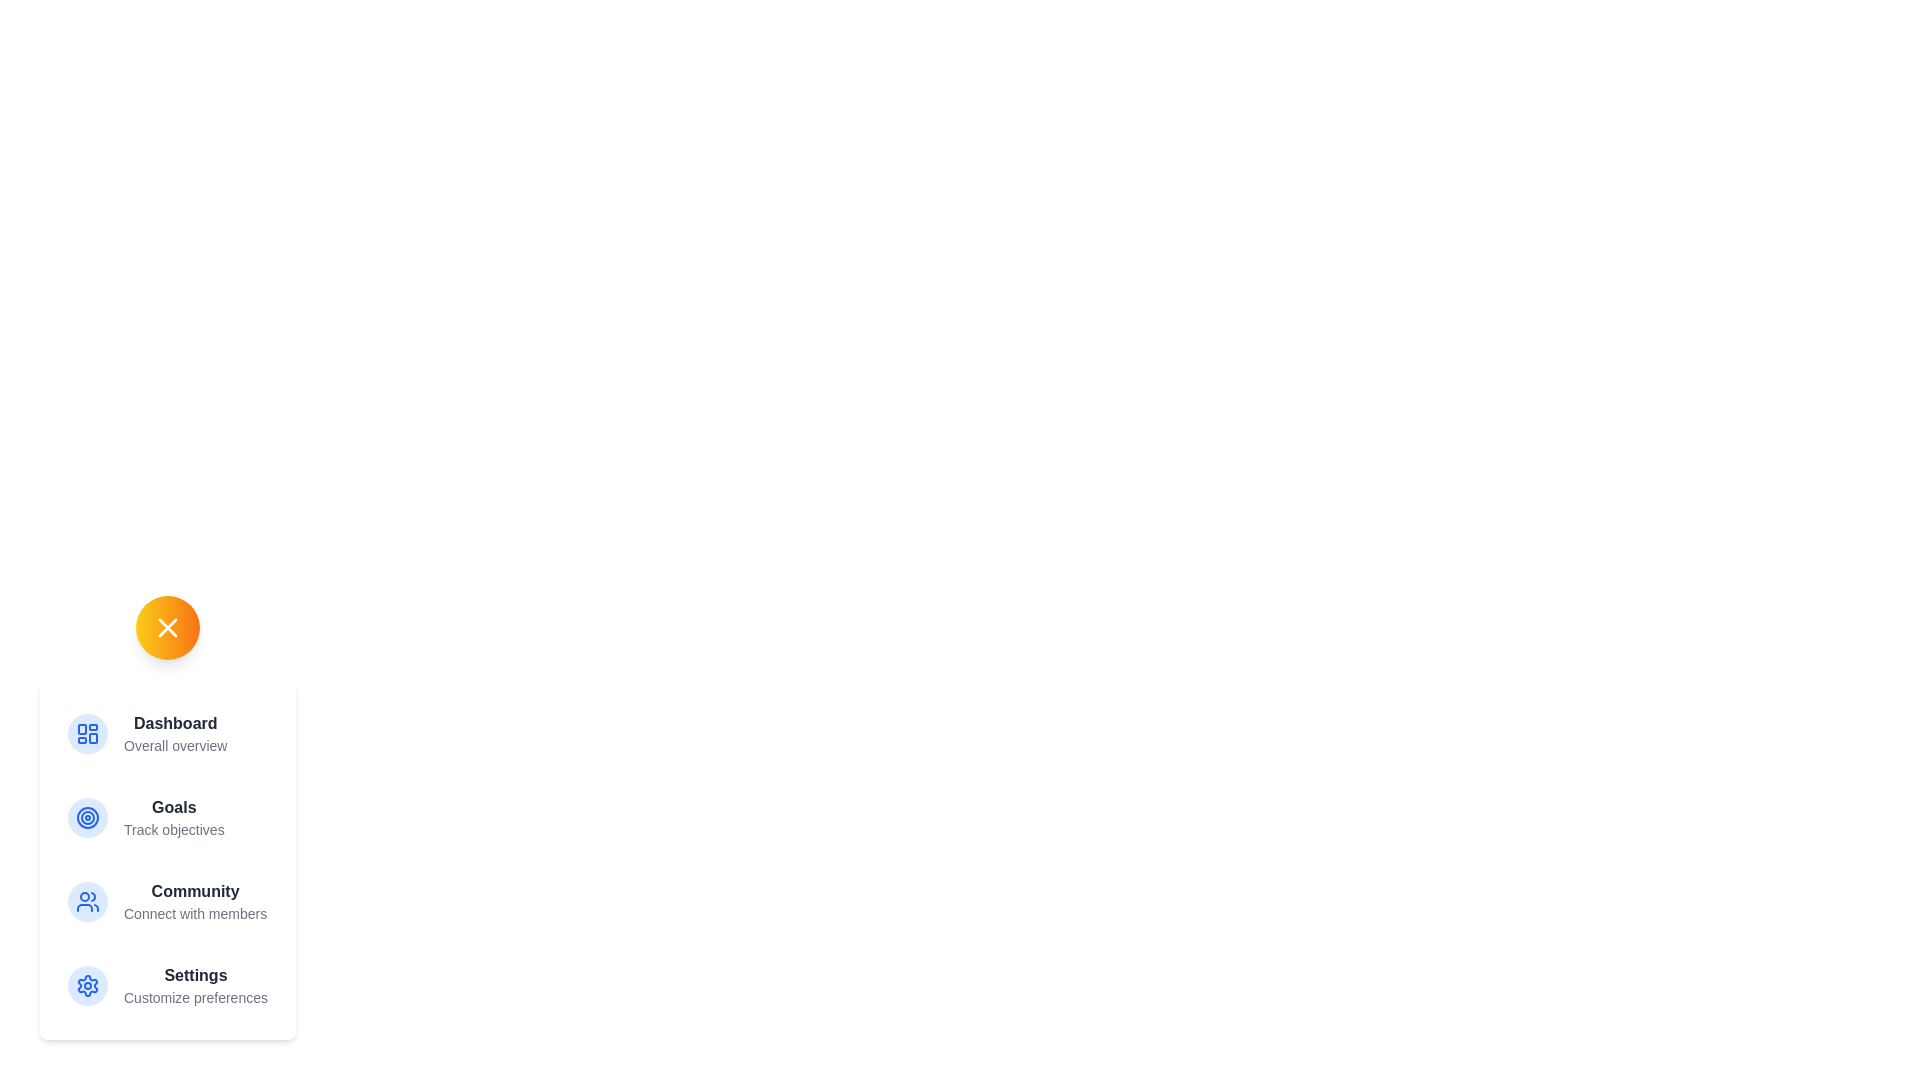 The width and height of the screenshot is (1920, 1080). What do you see at coordinates (167, 627) in the screenshot?
I see `toggle button to change the visibility of the TaskManagerPanel` at bounding box center [167, 627].